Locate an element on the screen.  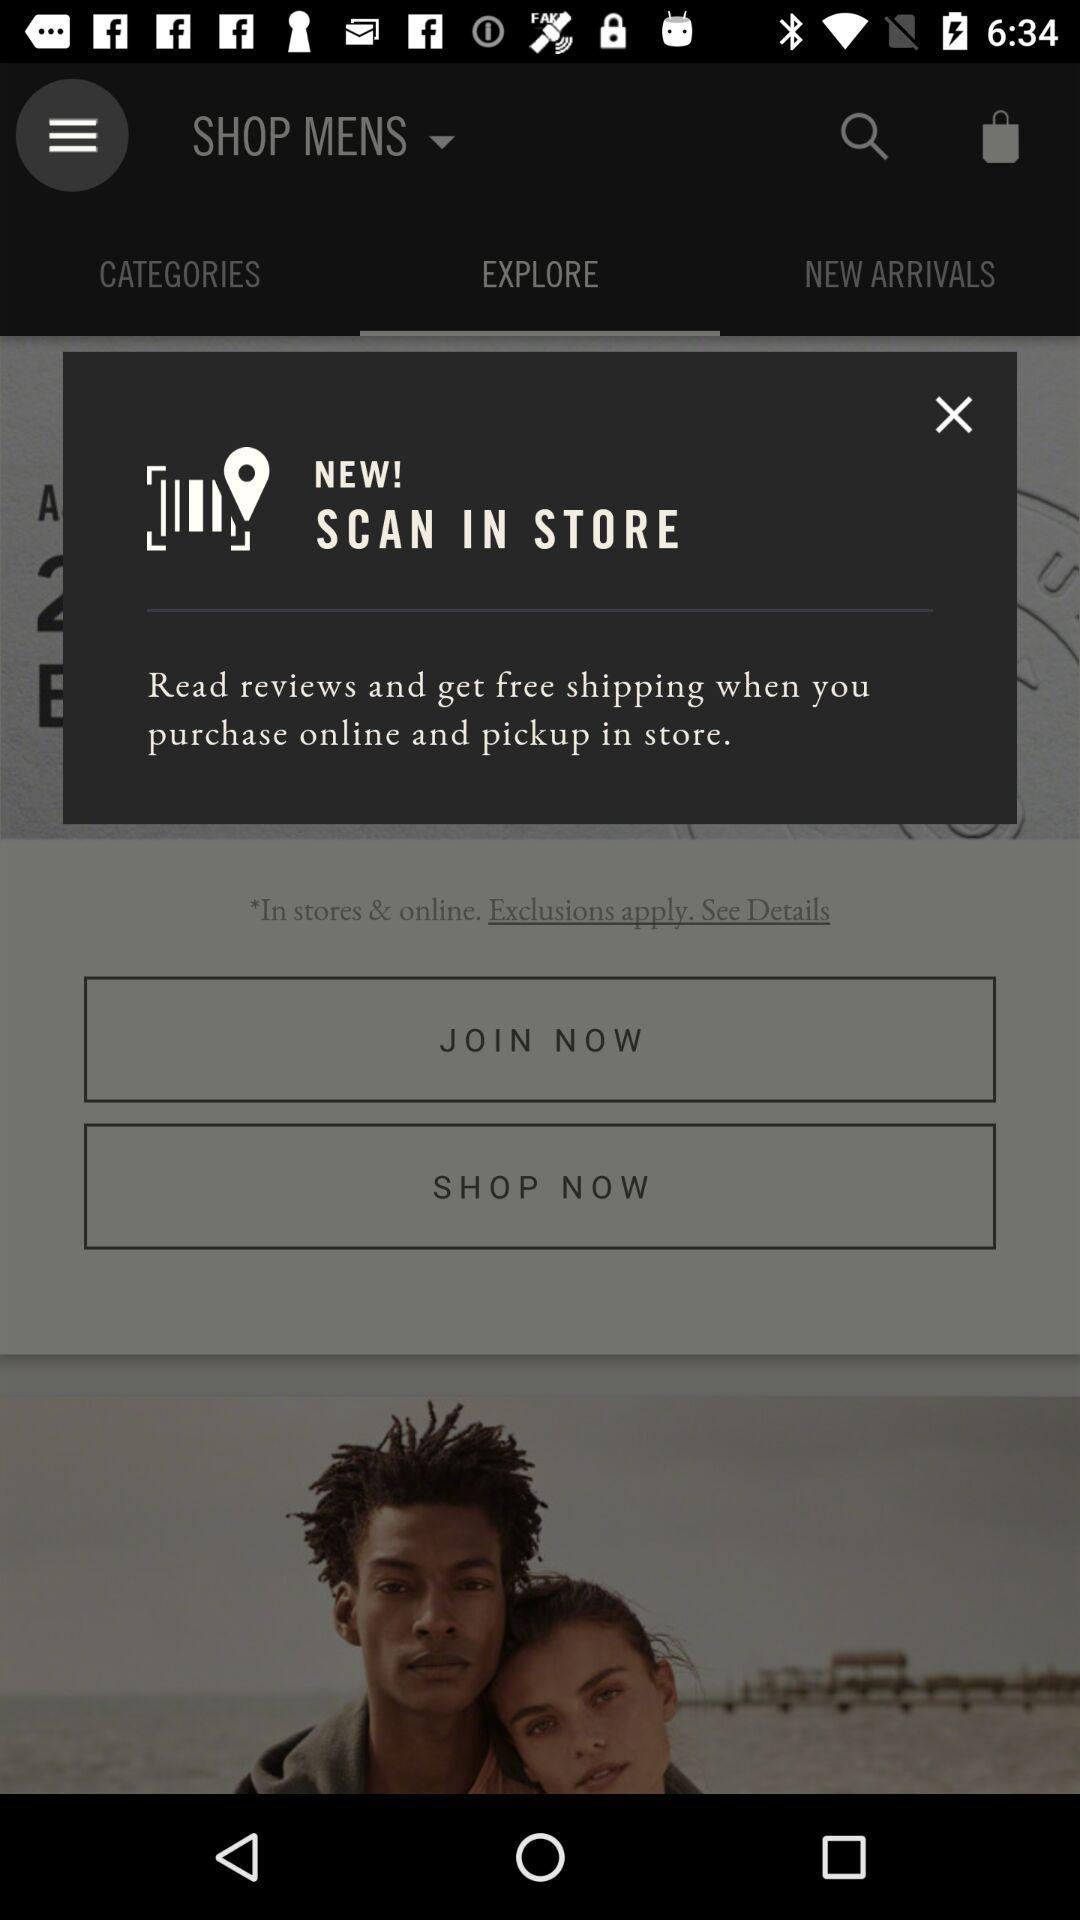
the close icon is located at coordinates (952, 413).